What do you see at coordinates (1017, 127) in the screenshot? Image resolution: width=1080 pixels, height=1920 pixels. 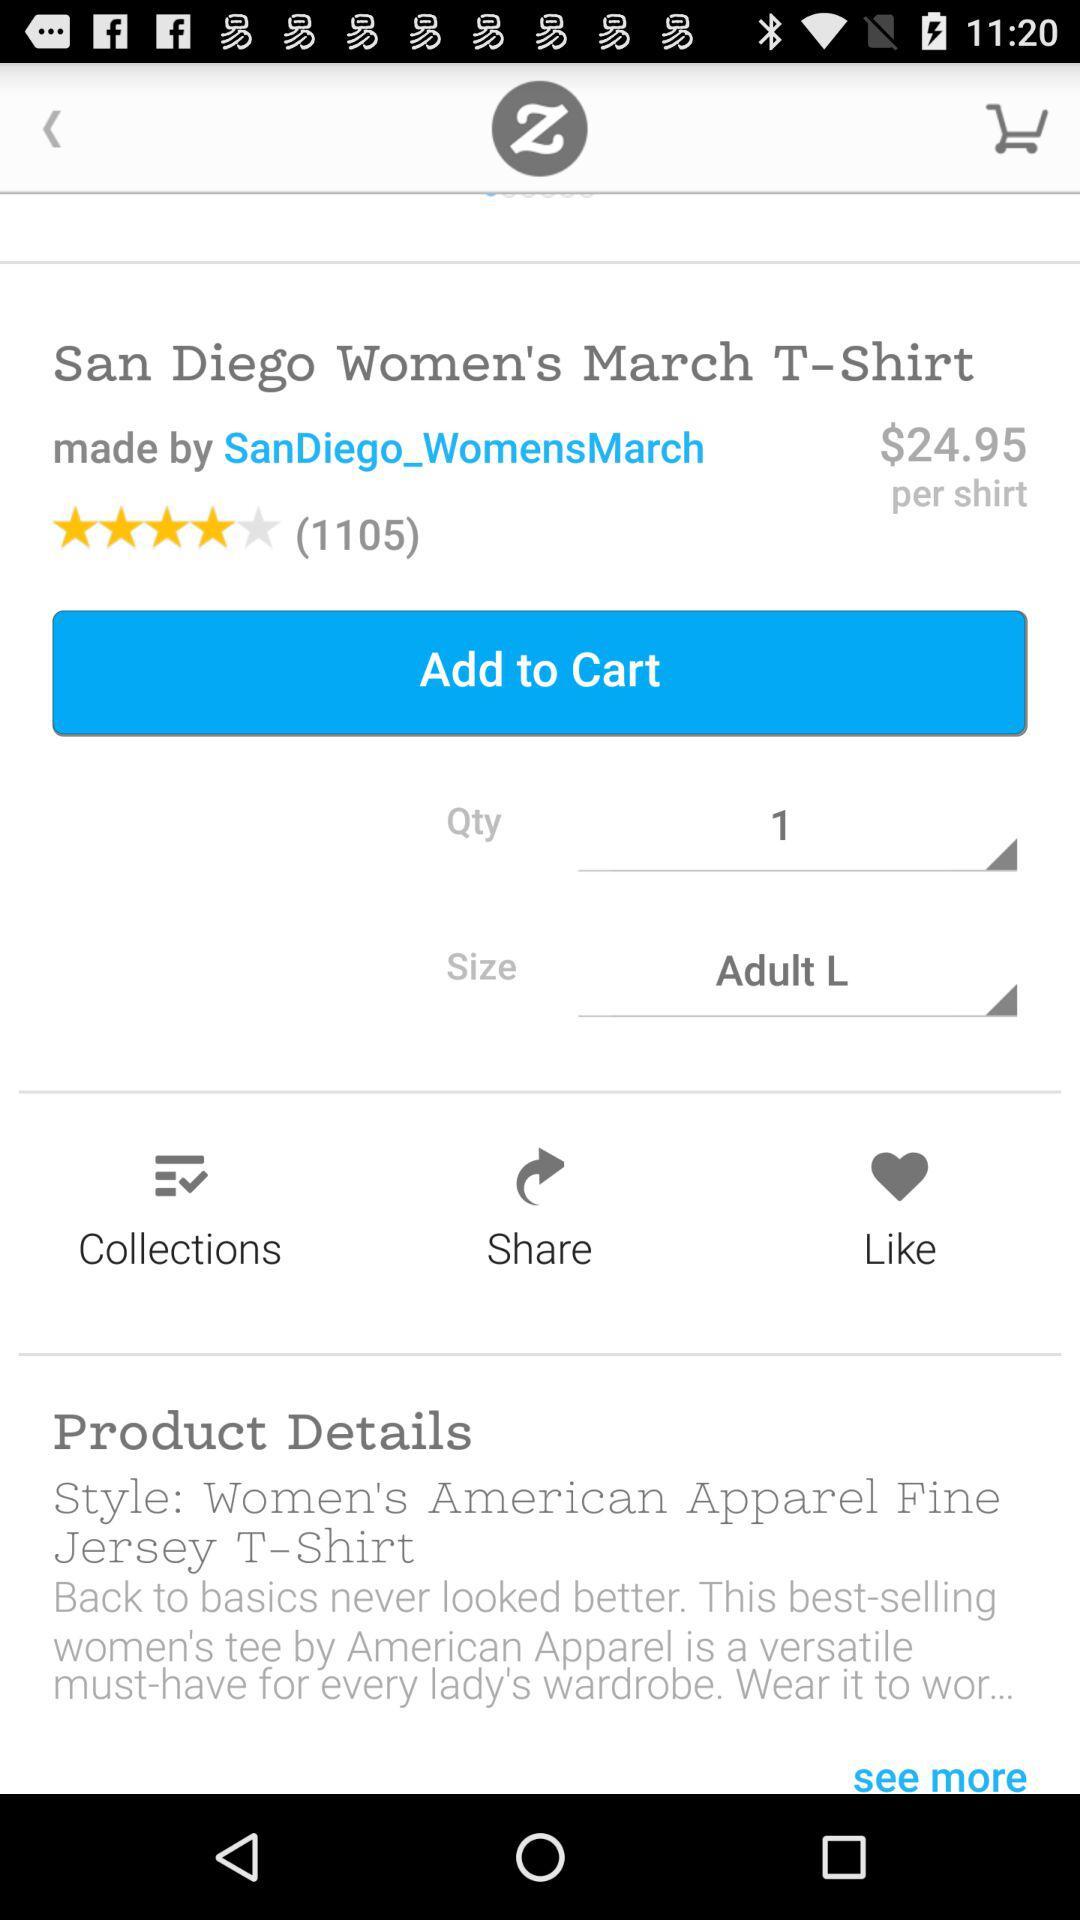 I see `my shopping cart` at bounding box center [1017, 127].